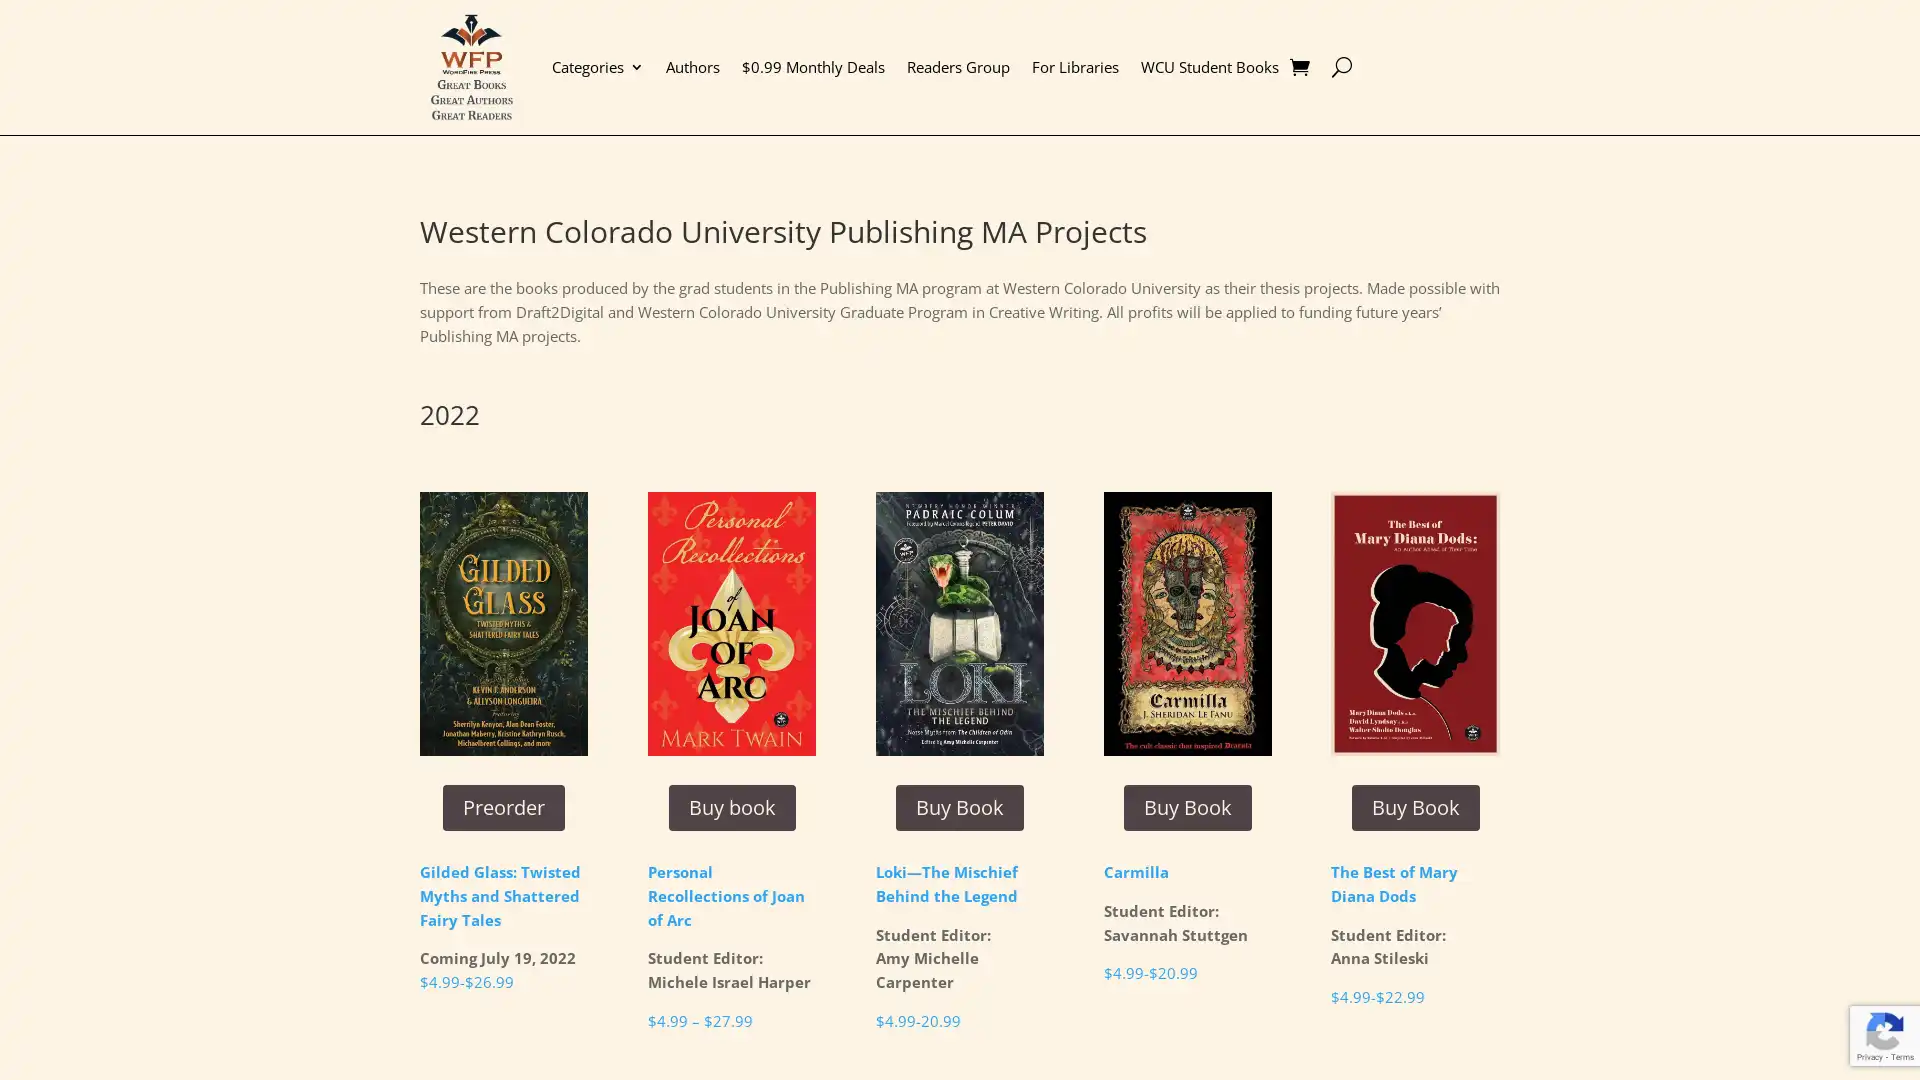 The width and height of the screenshot is (1920, 1080). Describe the element at coordinates (1340, 65) in the screenshot. I see `U` at that location.